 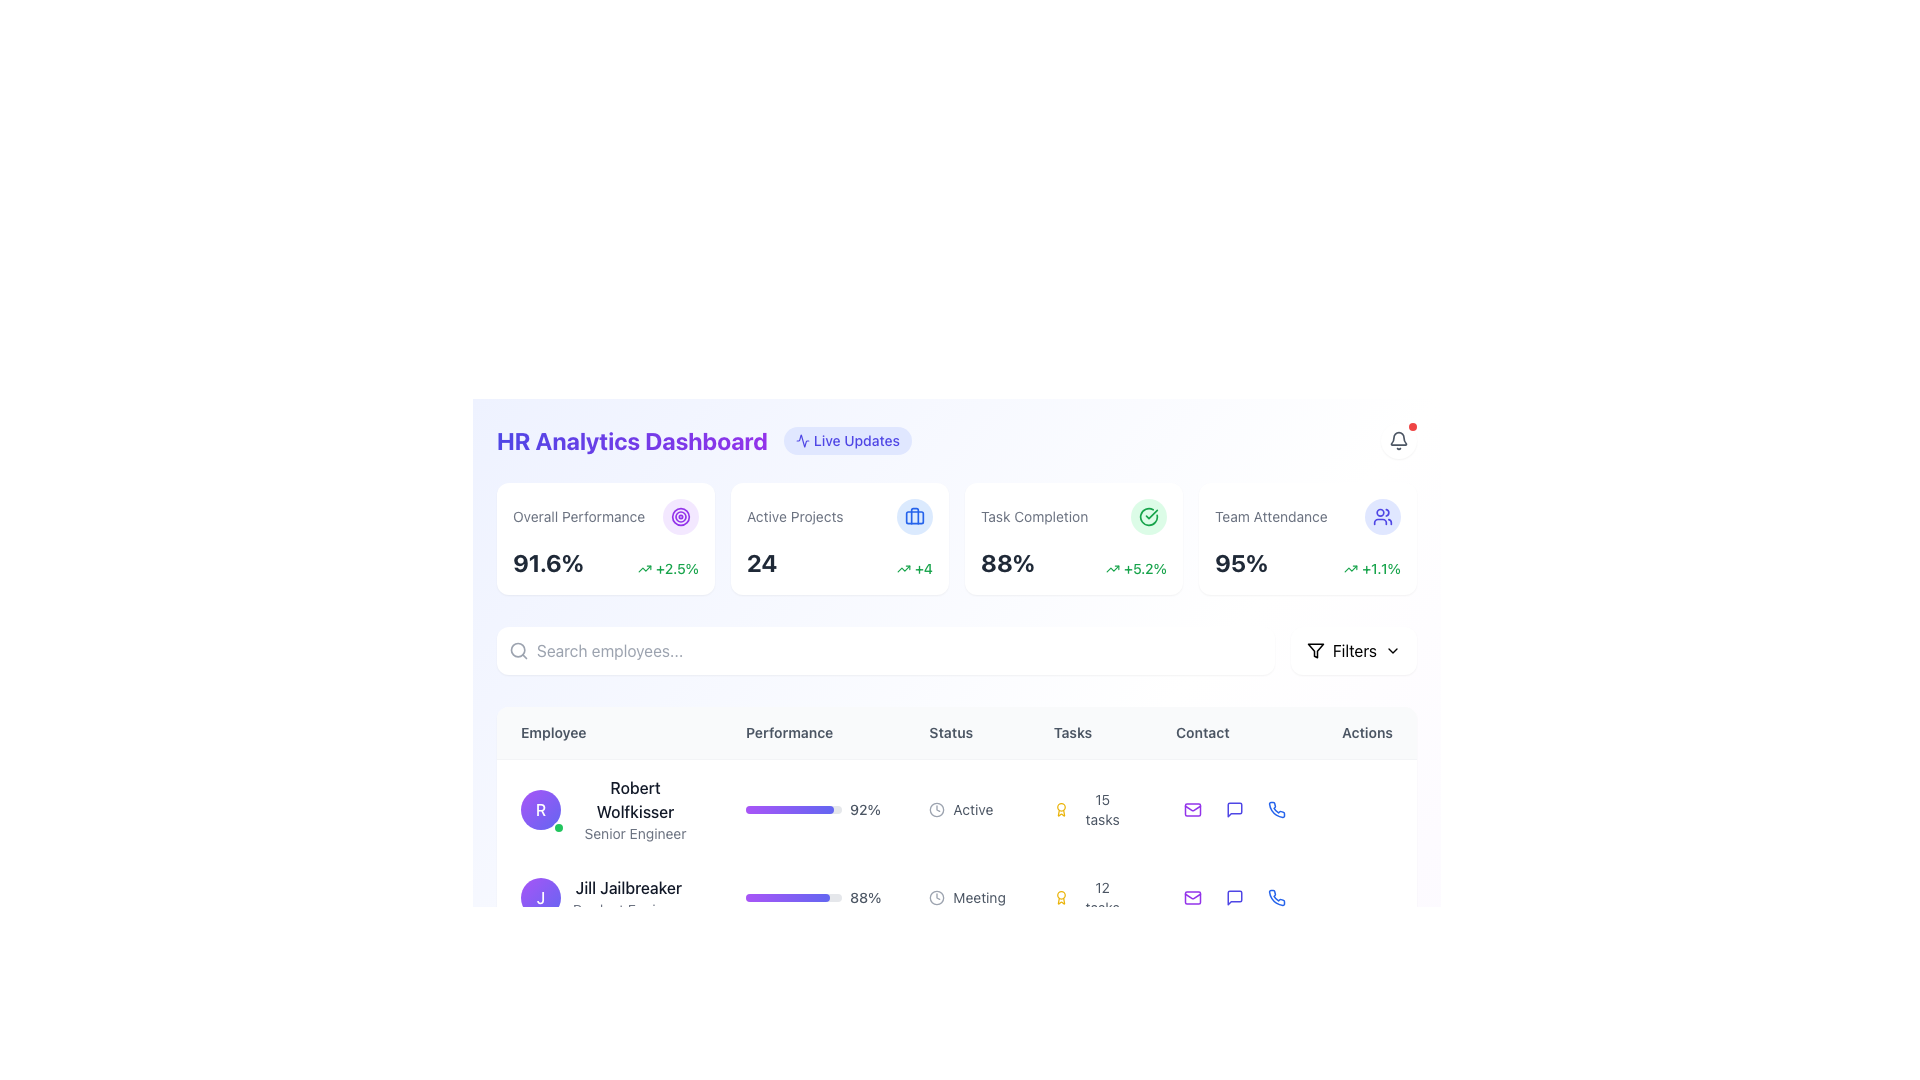 I want to click on the 'Meeting' text label with clock icon located in the 'Tasks' column of the second entry in the list of employees, so click(x=967, y=897).